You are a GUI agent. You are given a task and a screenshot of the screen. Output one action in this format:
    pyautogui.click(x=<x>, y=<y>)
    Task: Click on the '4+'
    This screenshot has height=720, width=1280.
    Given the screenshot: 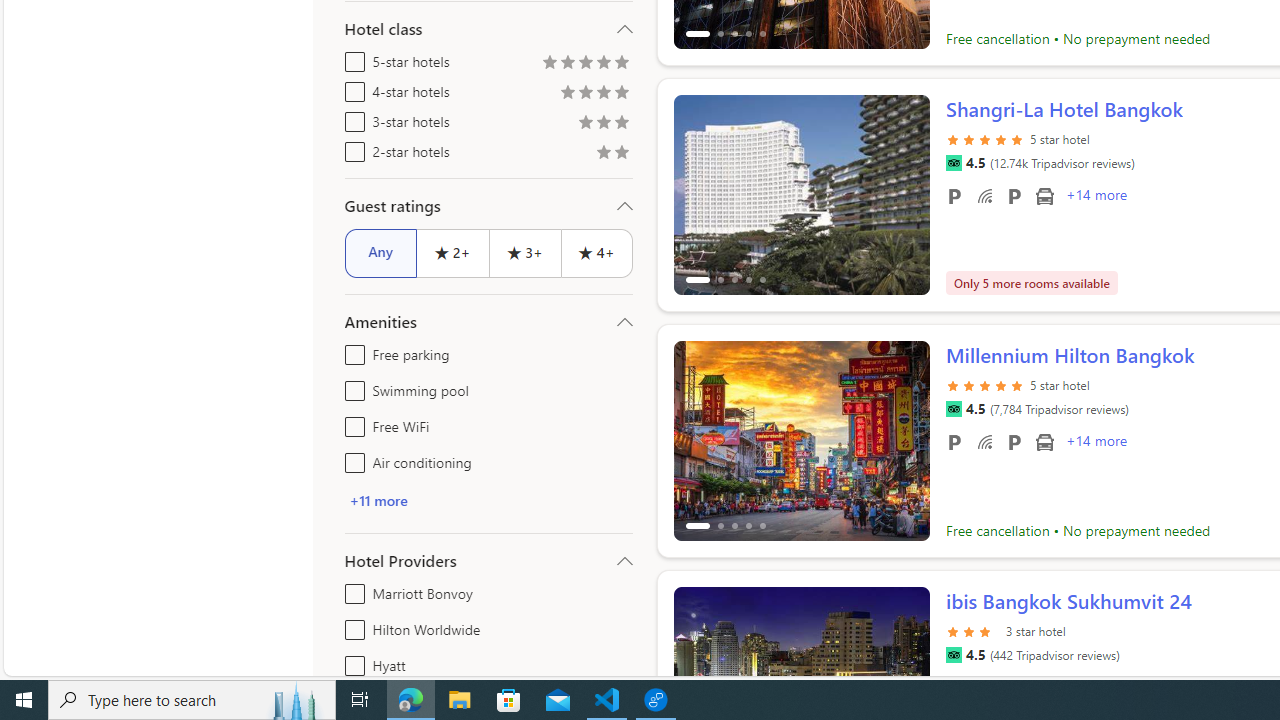 What is the action you would take?
    pyautogui.click(x=596, y=252)
    